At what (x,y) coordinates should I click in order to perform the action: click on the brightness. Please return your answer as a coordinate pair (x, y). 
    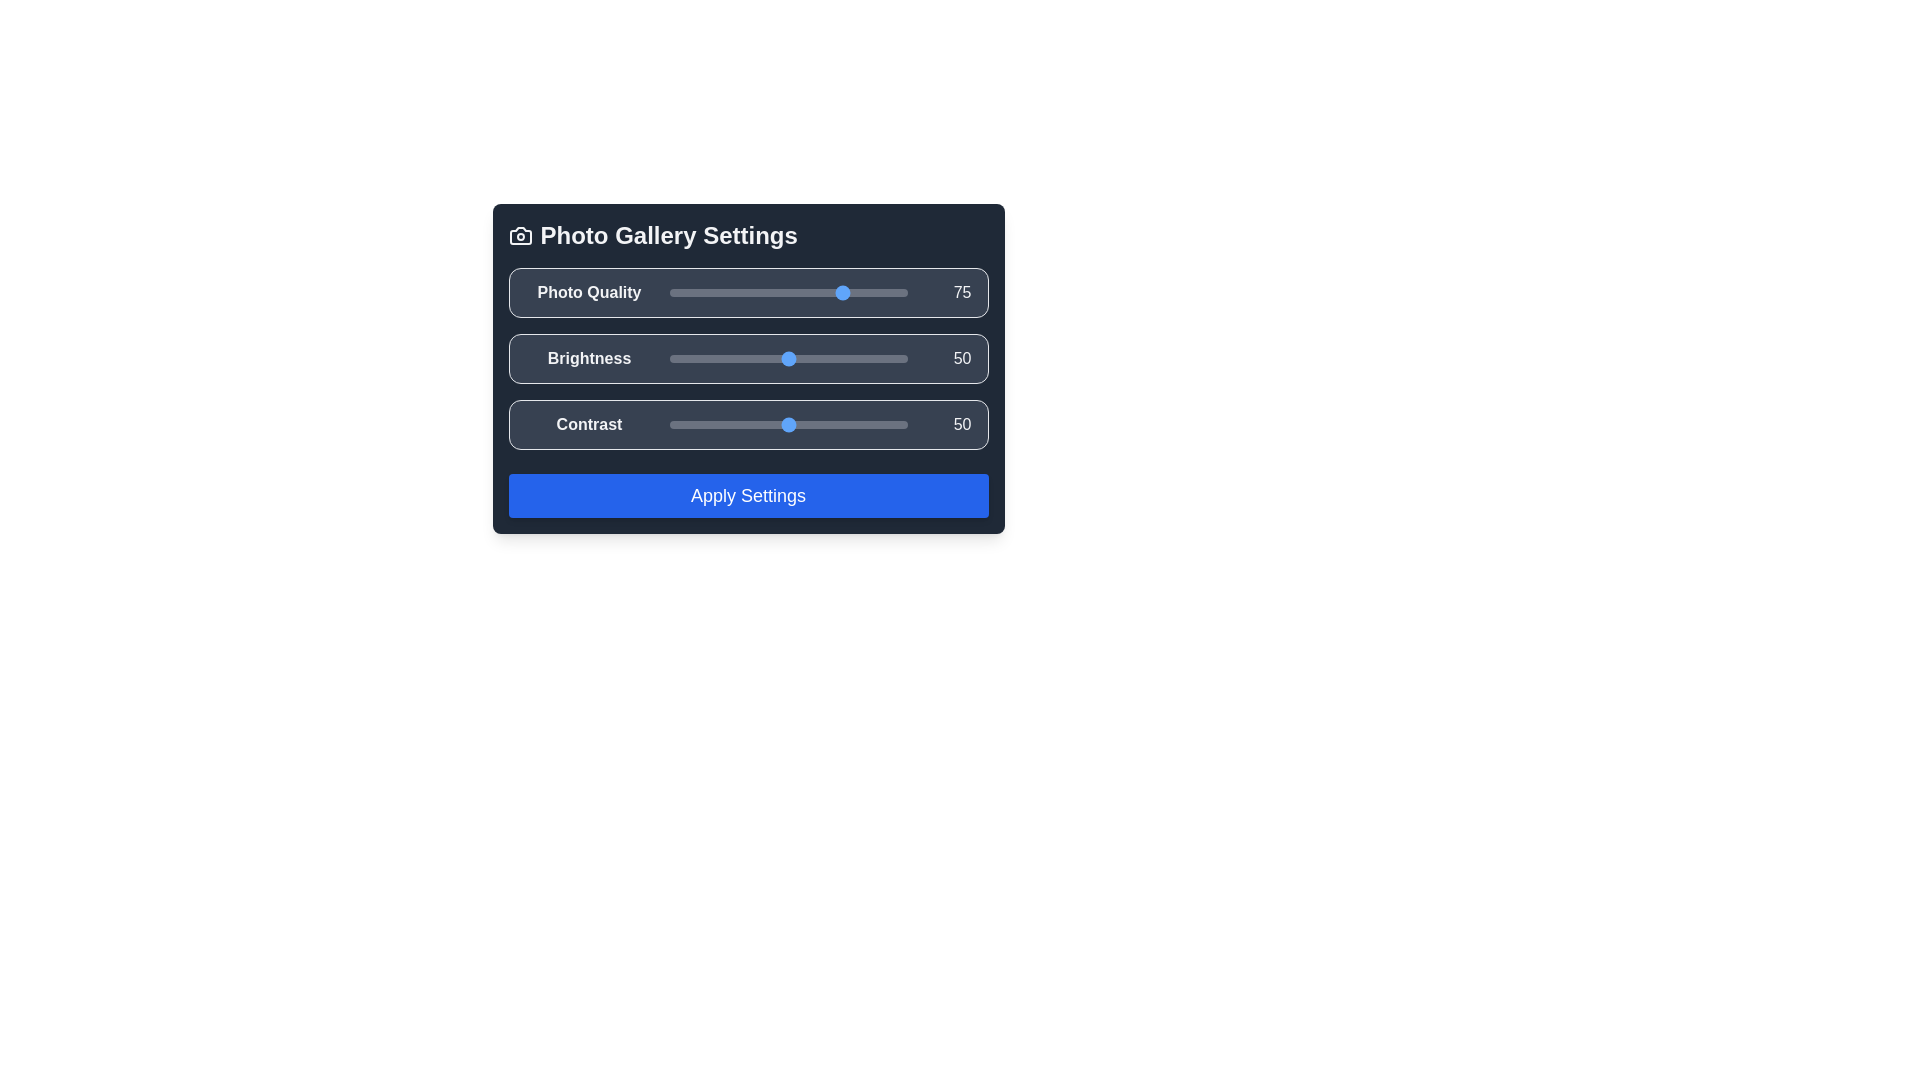
    Looking at the image, I should click on (838, 357).